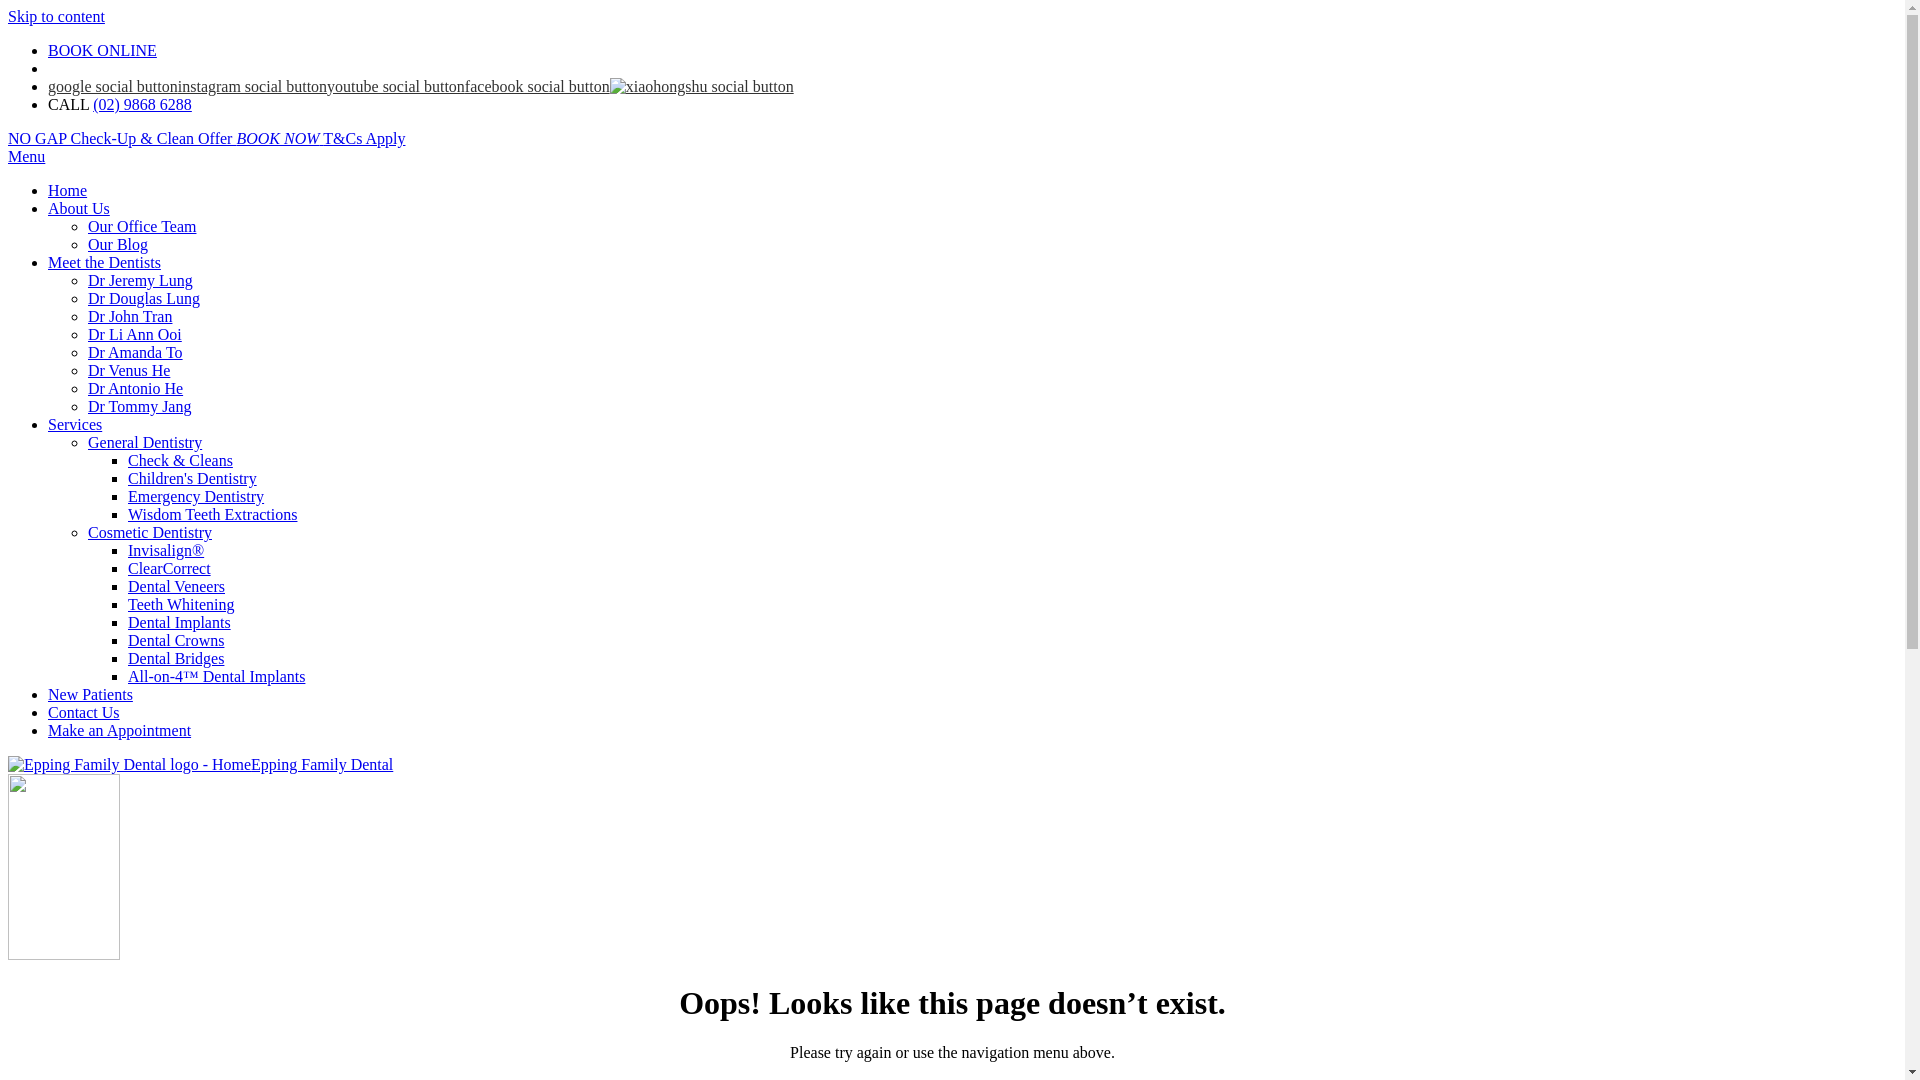 This screenshot has width=1920, height=1080. I want to click on 'facebook social button', so click(537, 85).